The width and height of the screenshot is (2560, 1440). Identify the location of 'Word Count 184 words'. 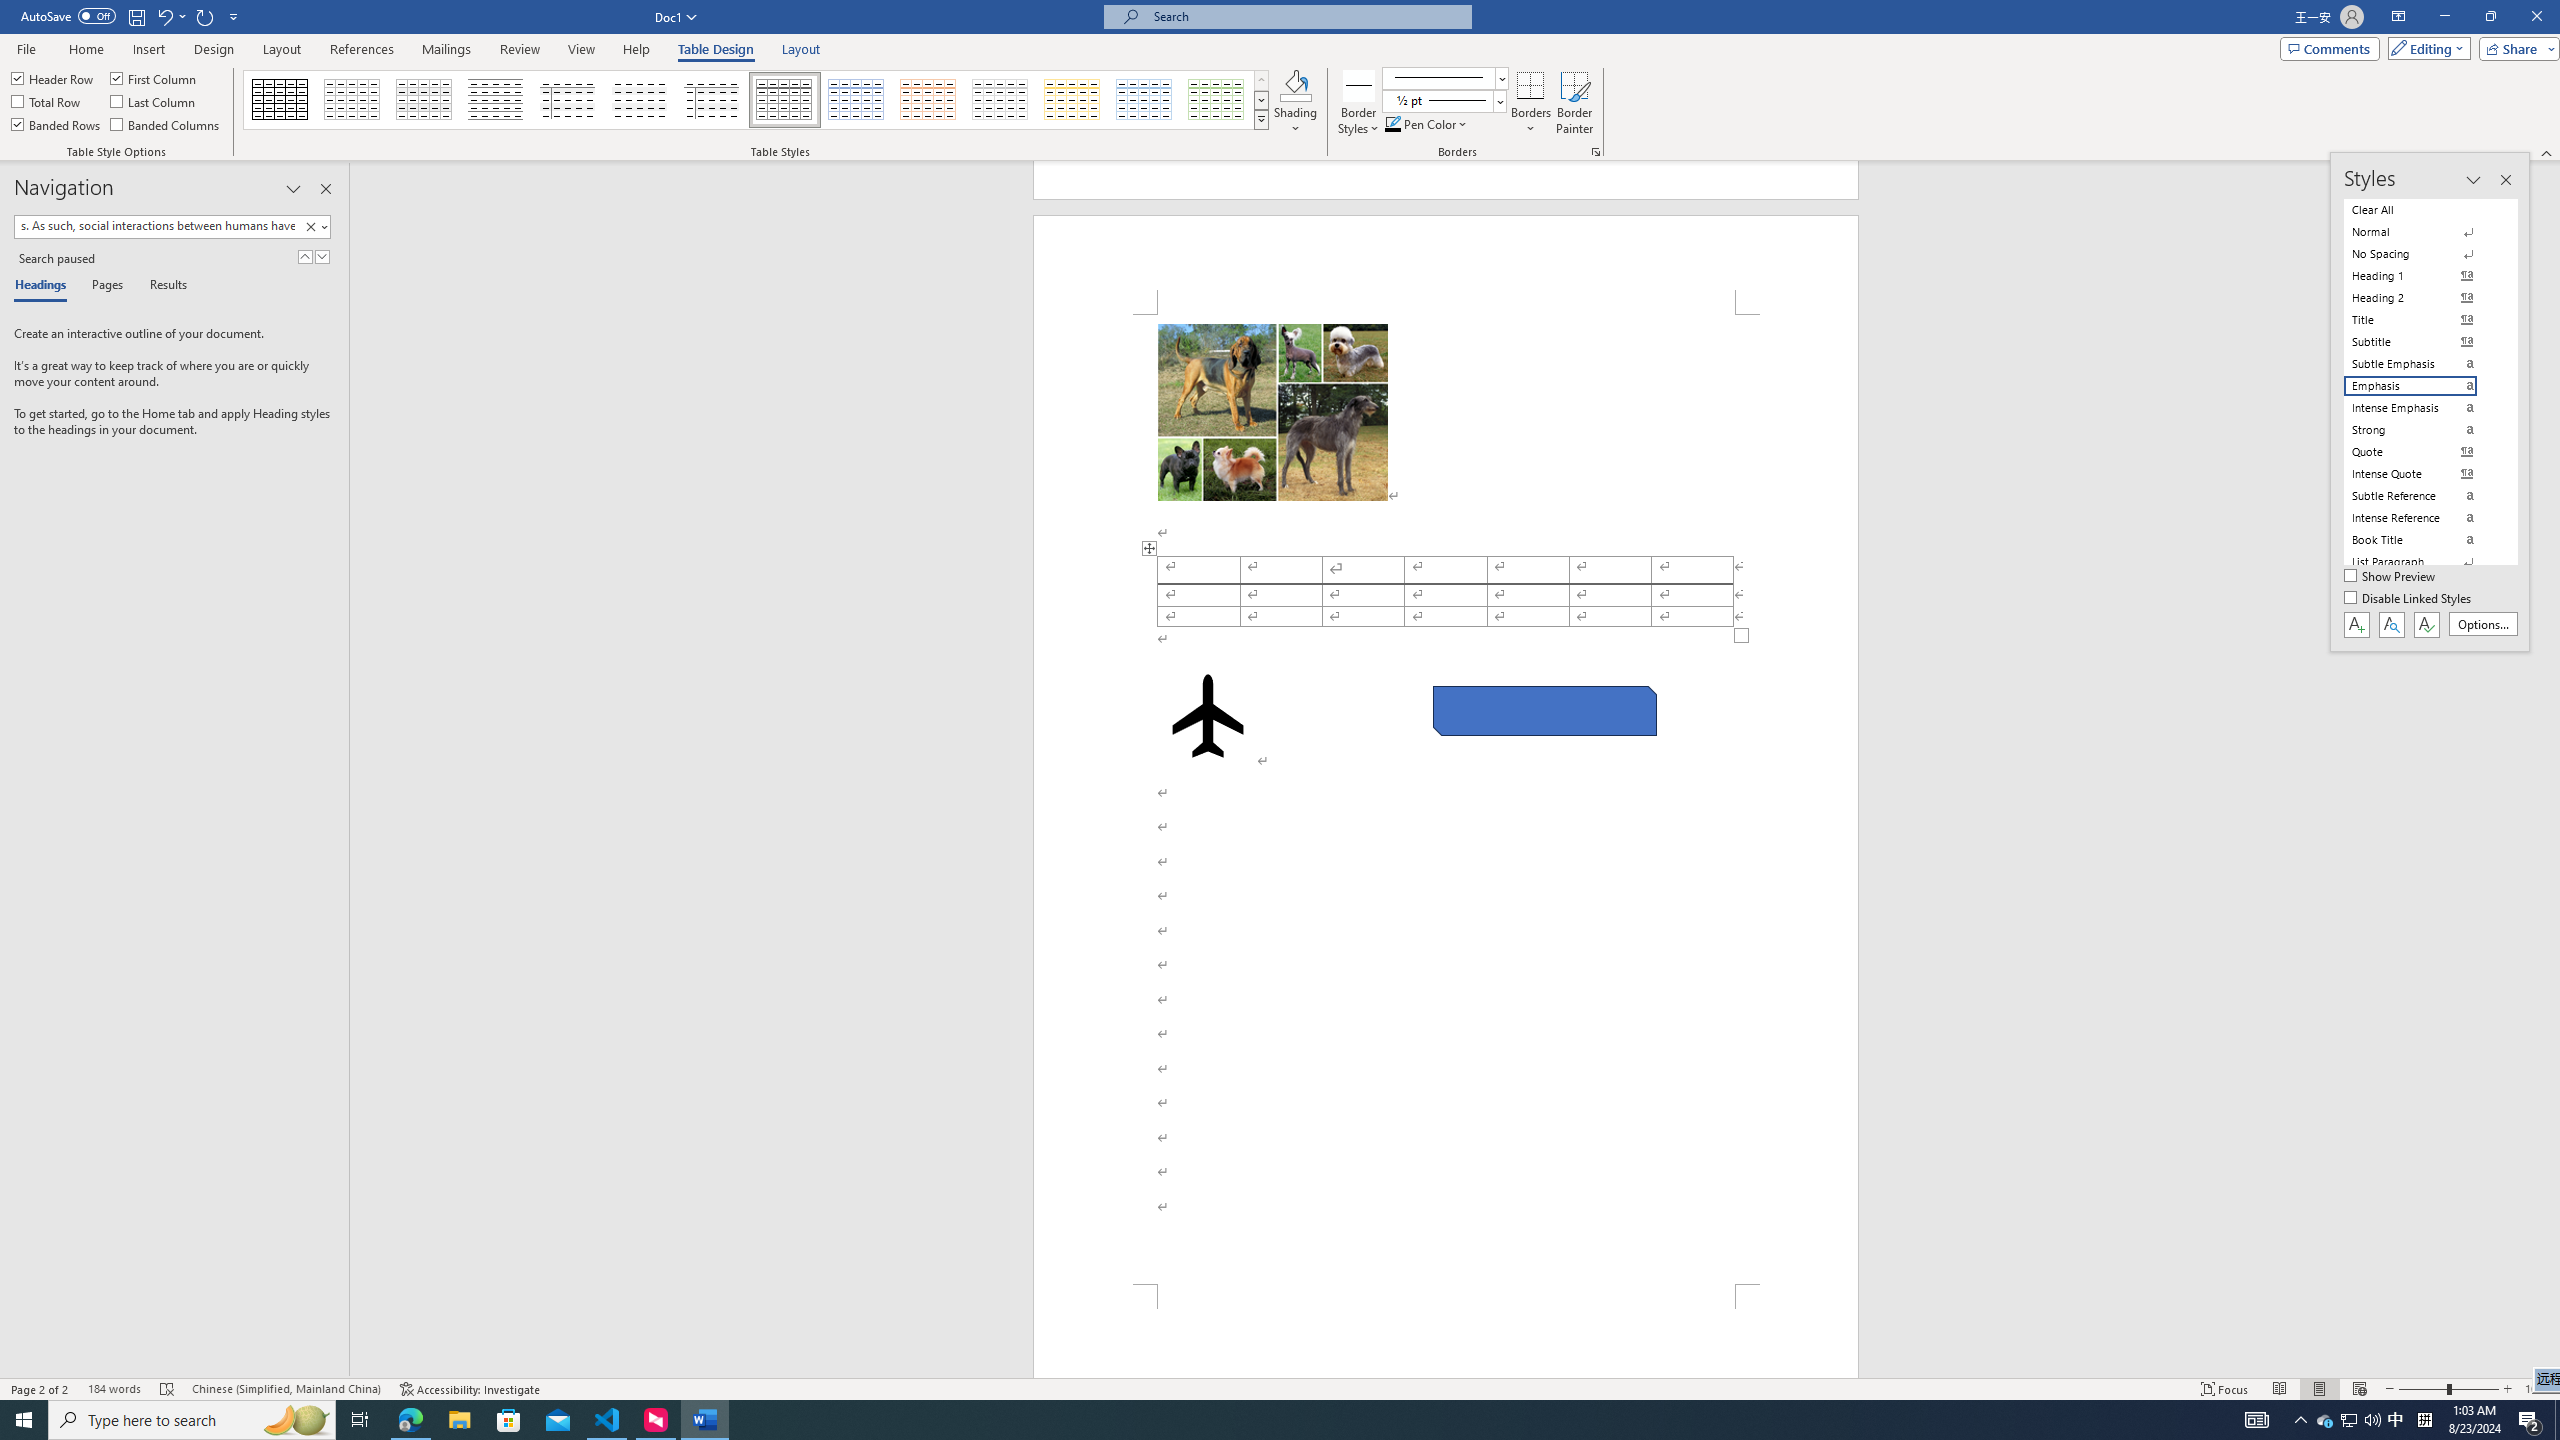
(113, 1389).